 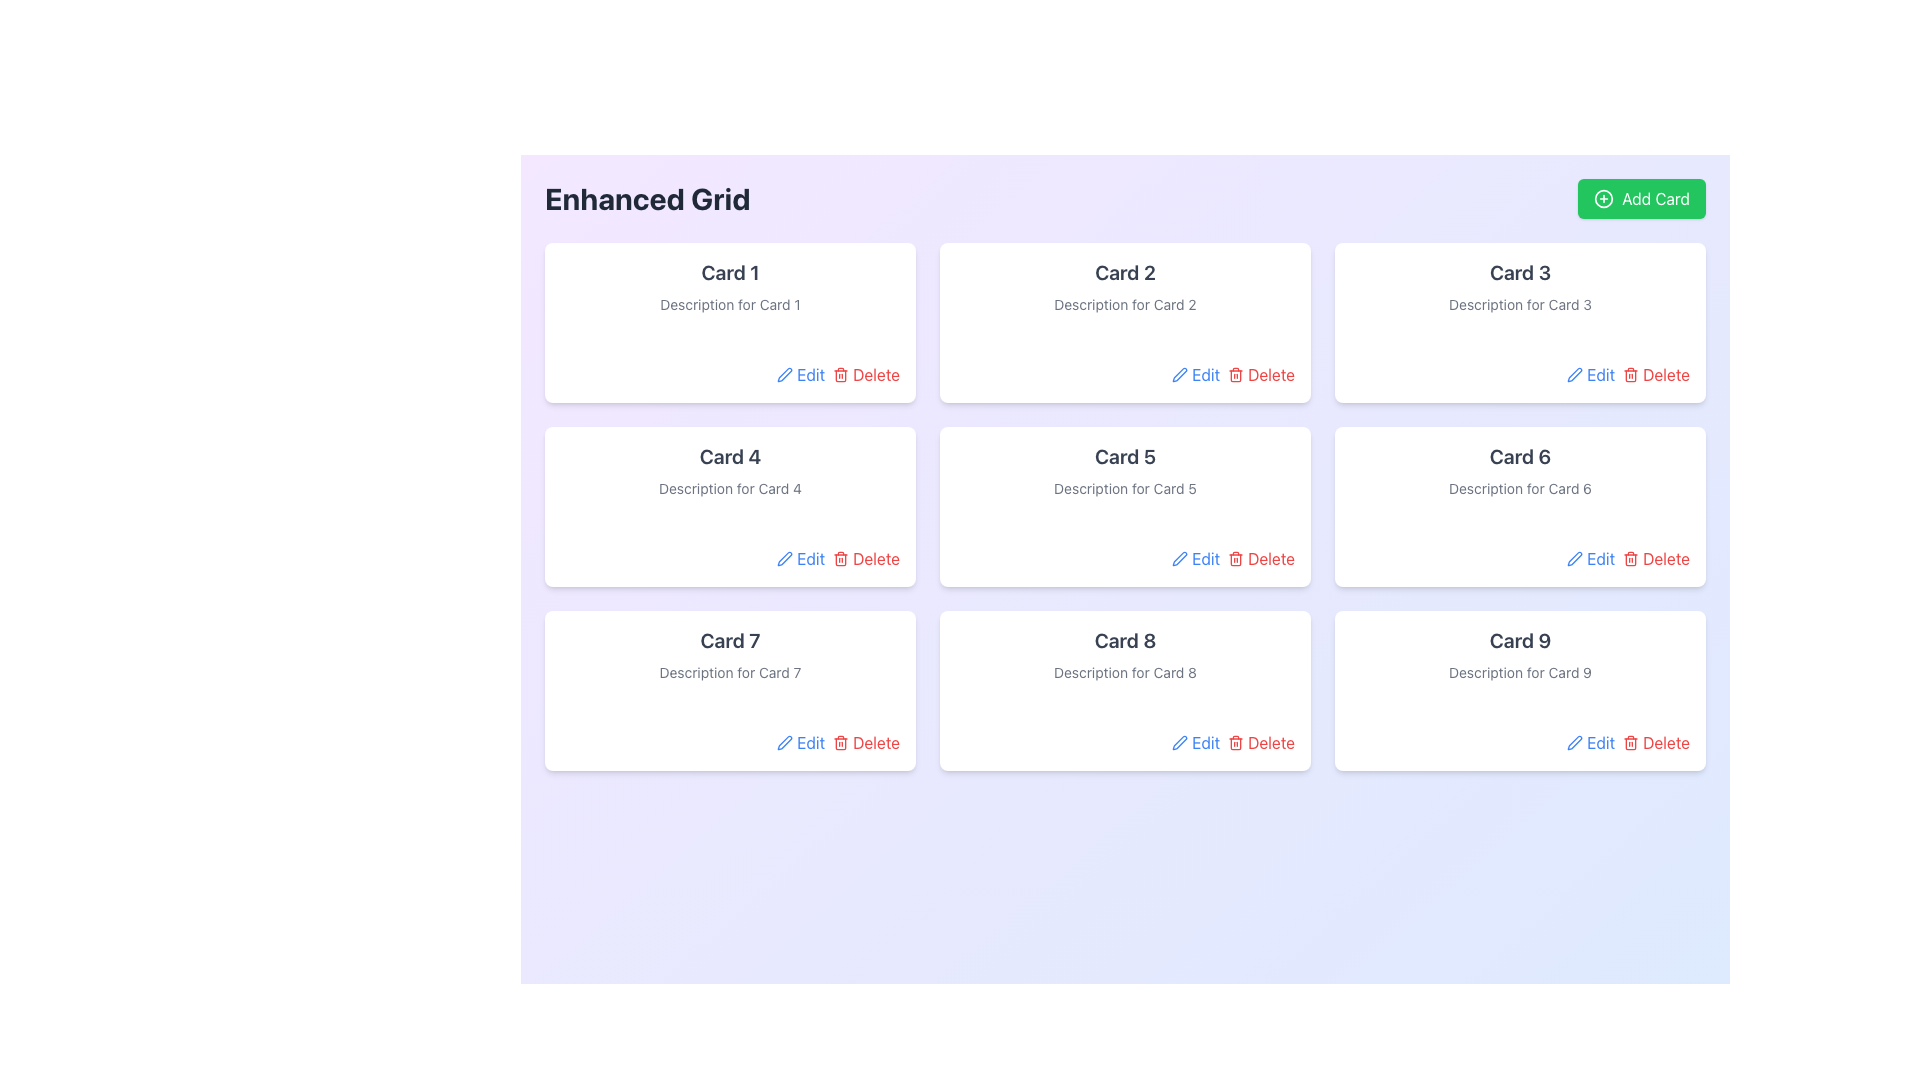 I want to click on the 'Delete' button located at the bottom-right corner of Card 1, so click(x=866, y=374).